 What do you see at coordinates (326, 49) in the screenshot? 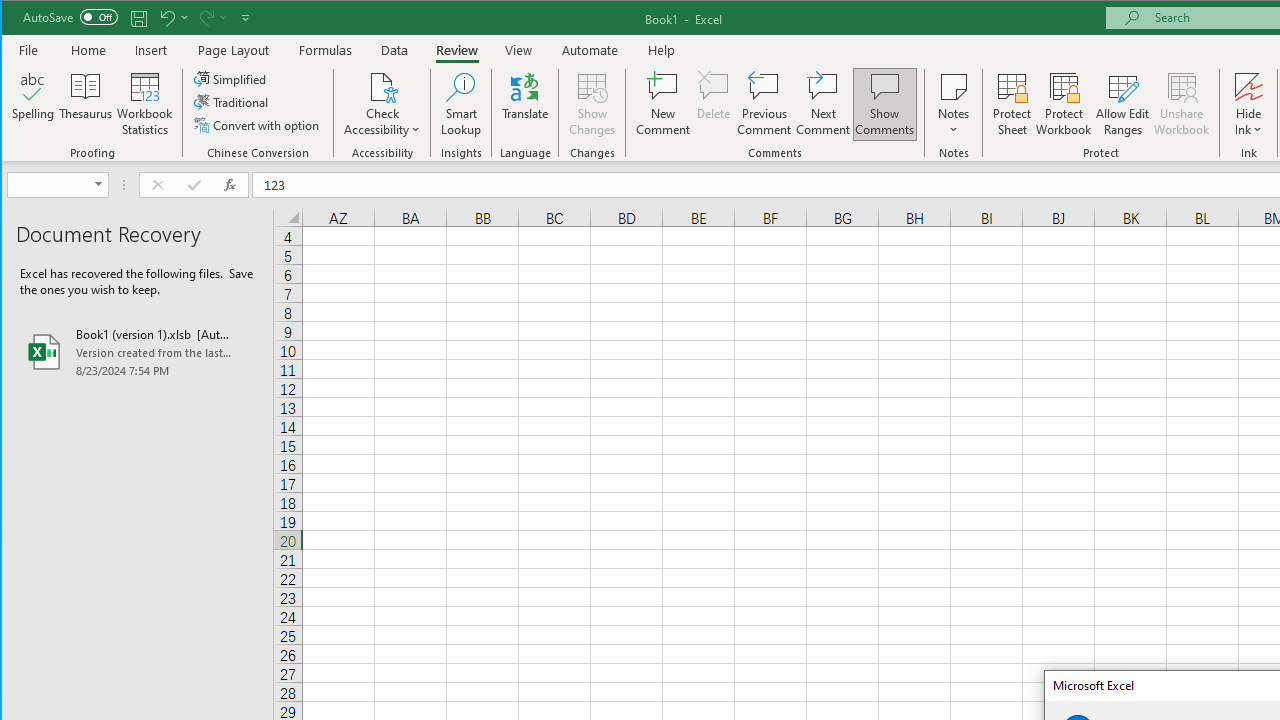
I see `'Formulas'` at bounding box center [326, 49].